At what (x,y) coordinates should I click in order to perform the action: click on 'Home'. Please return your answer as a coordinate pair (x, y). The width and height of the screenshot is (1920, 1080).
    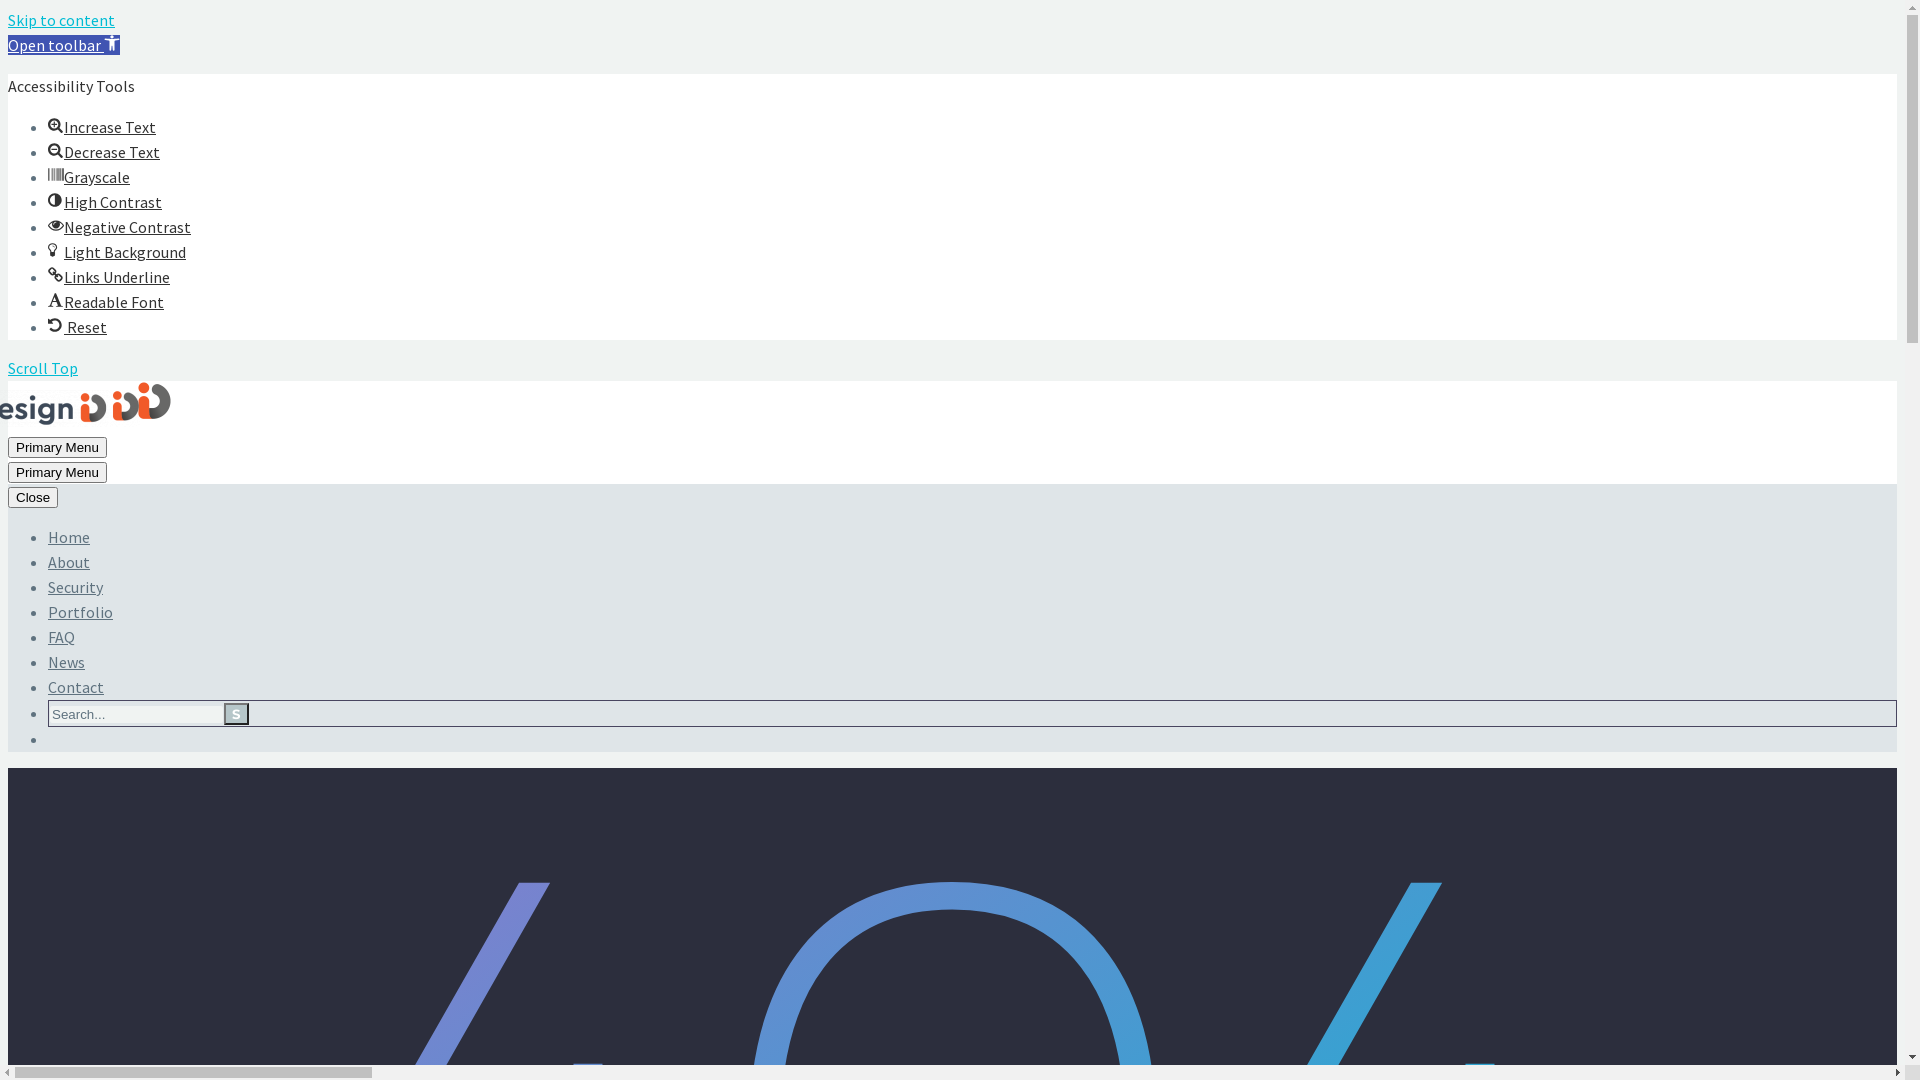
    Looking at the image, I should click on (48, 535).